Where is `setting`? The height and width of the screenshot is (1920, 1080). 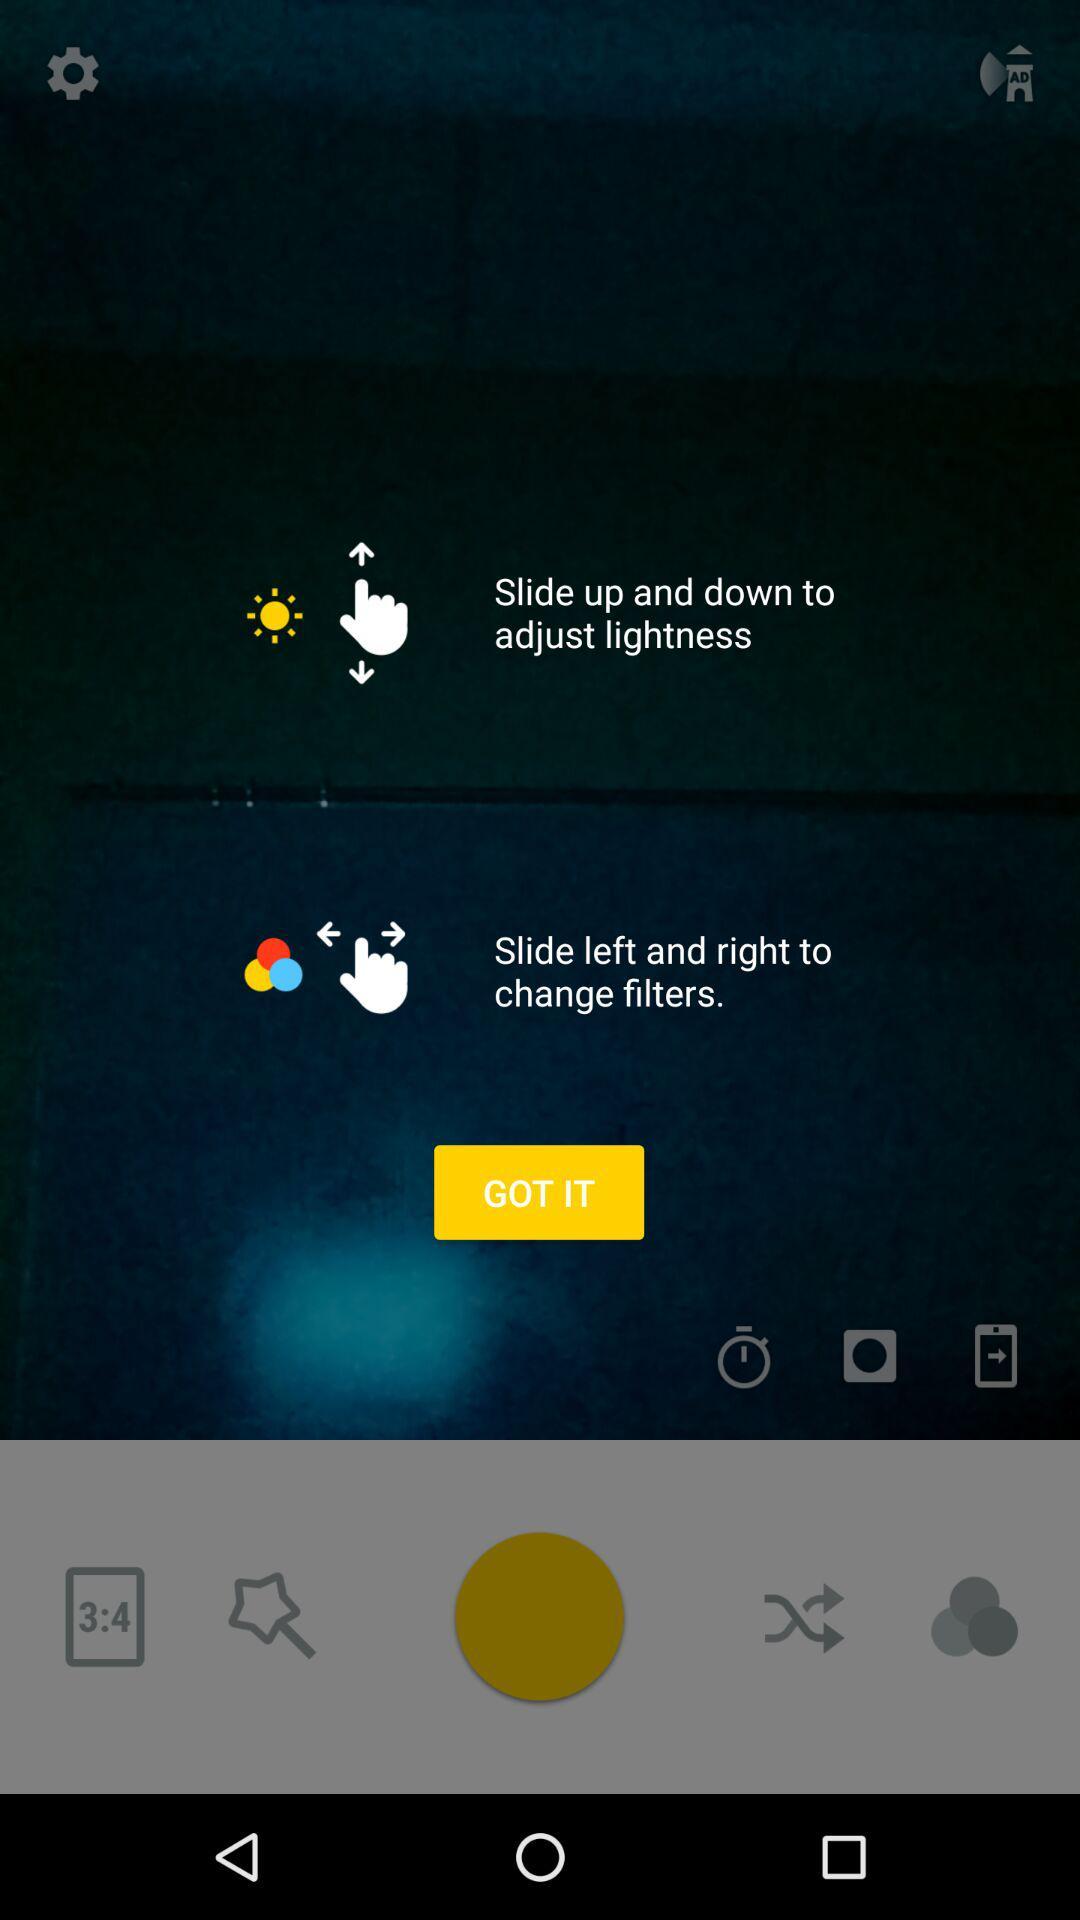
setting is located at coordinates (72, 73).